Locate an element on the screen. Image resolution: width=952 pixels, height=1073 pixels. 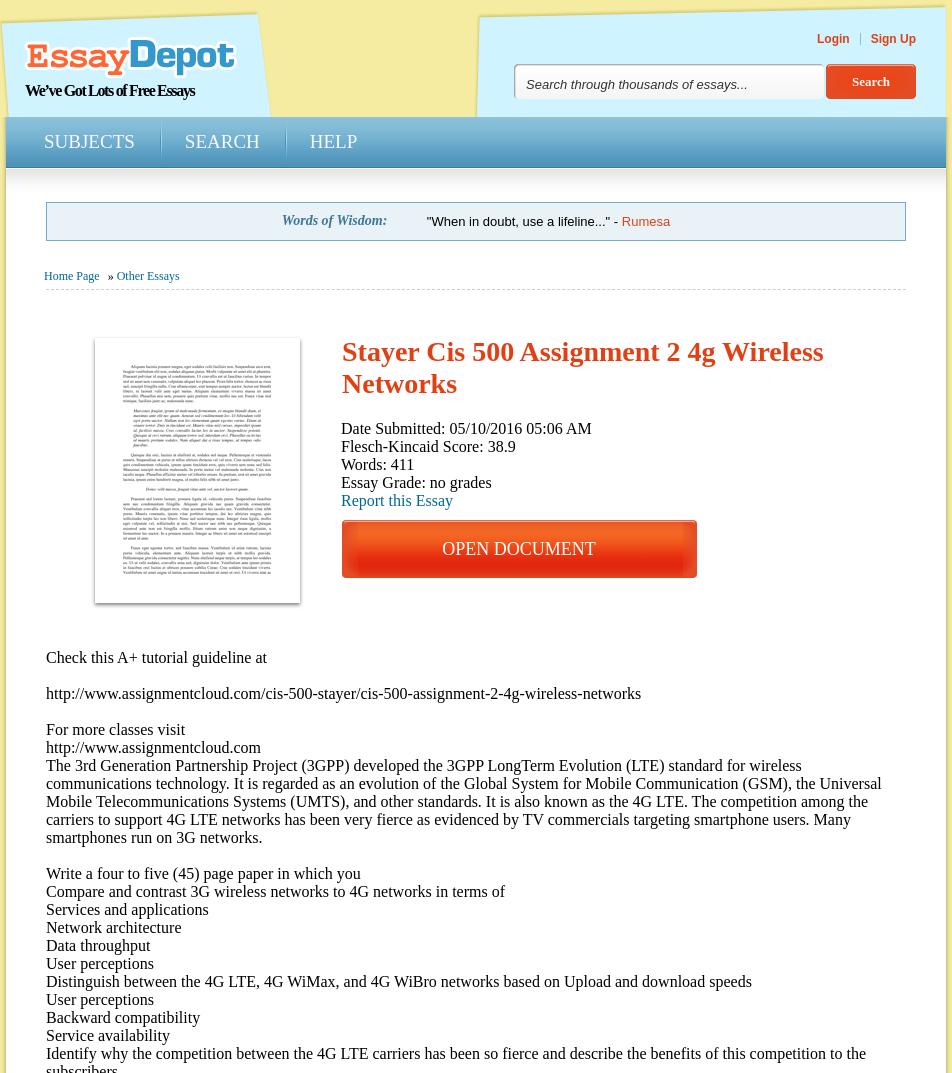
'Flesch-Kincaid Score: 38.9' is located at coordinates (428, 446).